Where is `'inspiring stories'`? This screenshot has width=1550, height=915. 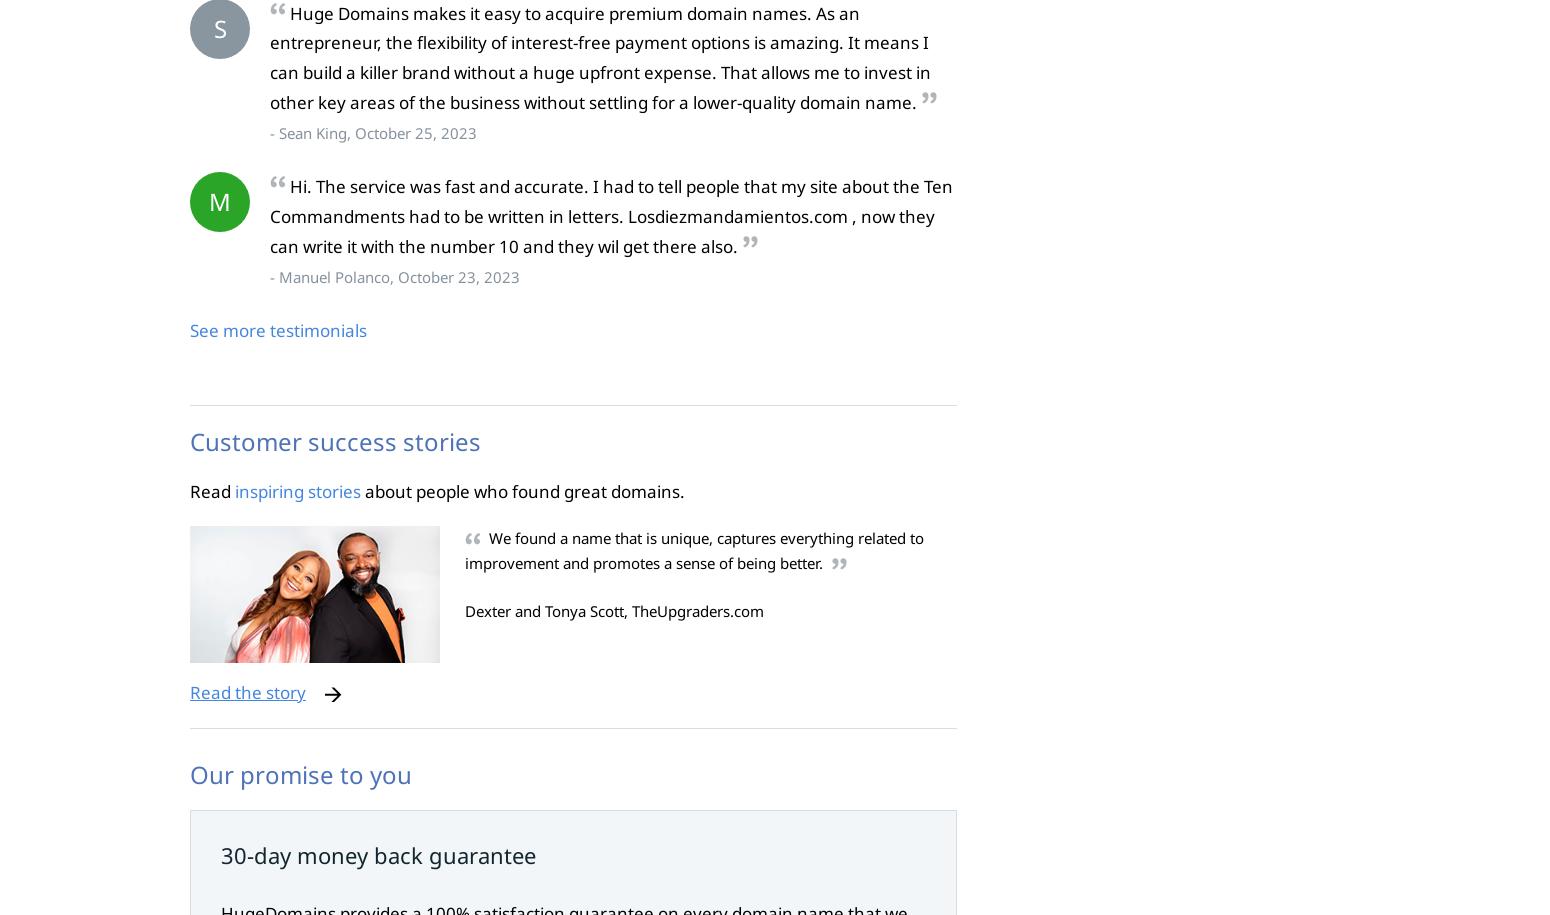
'inspiring stories' is located at coordinates (298, 489).